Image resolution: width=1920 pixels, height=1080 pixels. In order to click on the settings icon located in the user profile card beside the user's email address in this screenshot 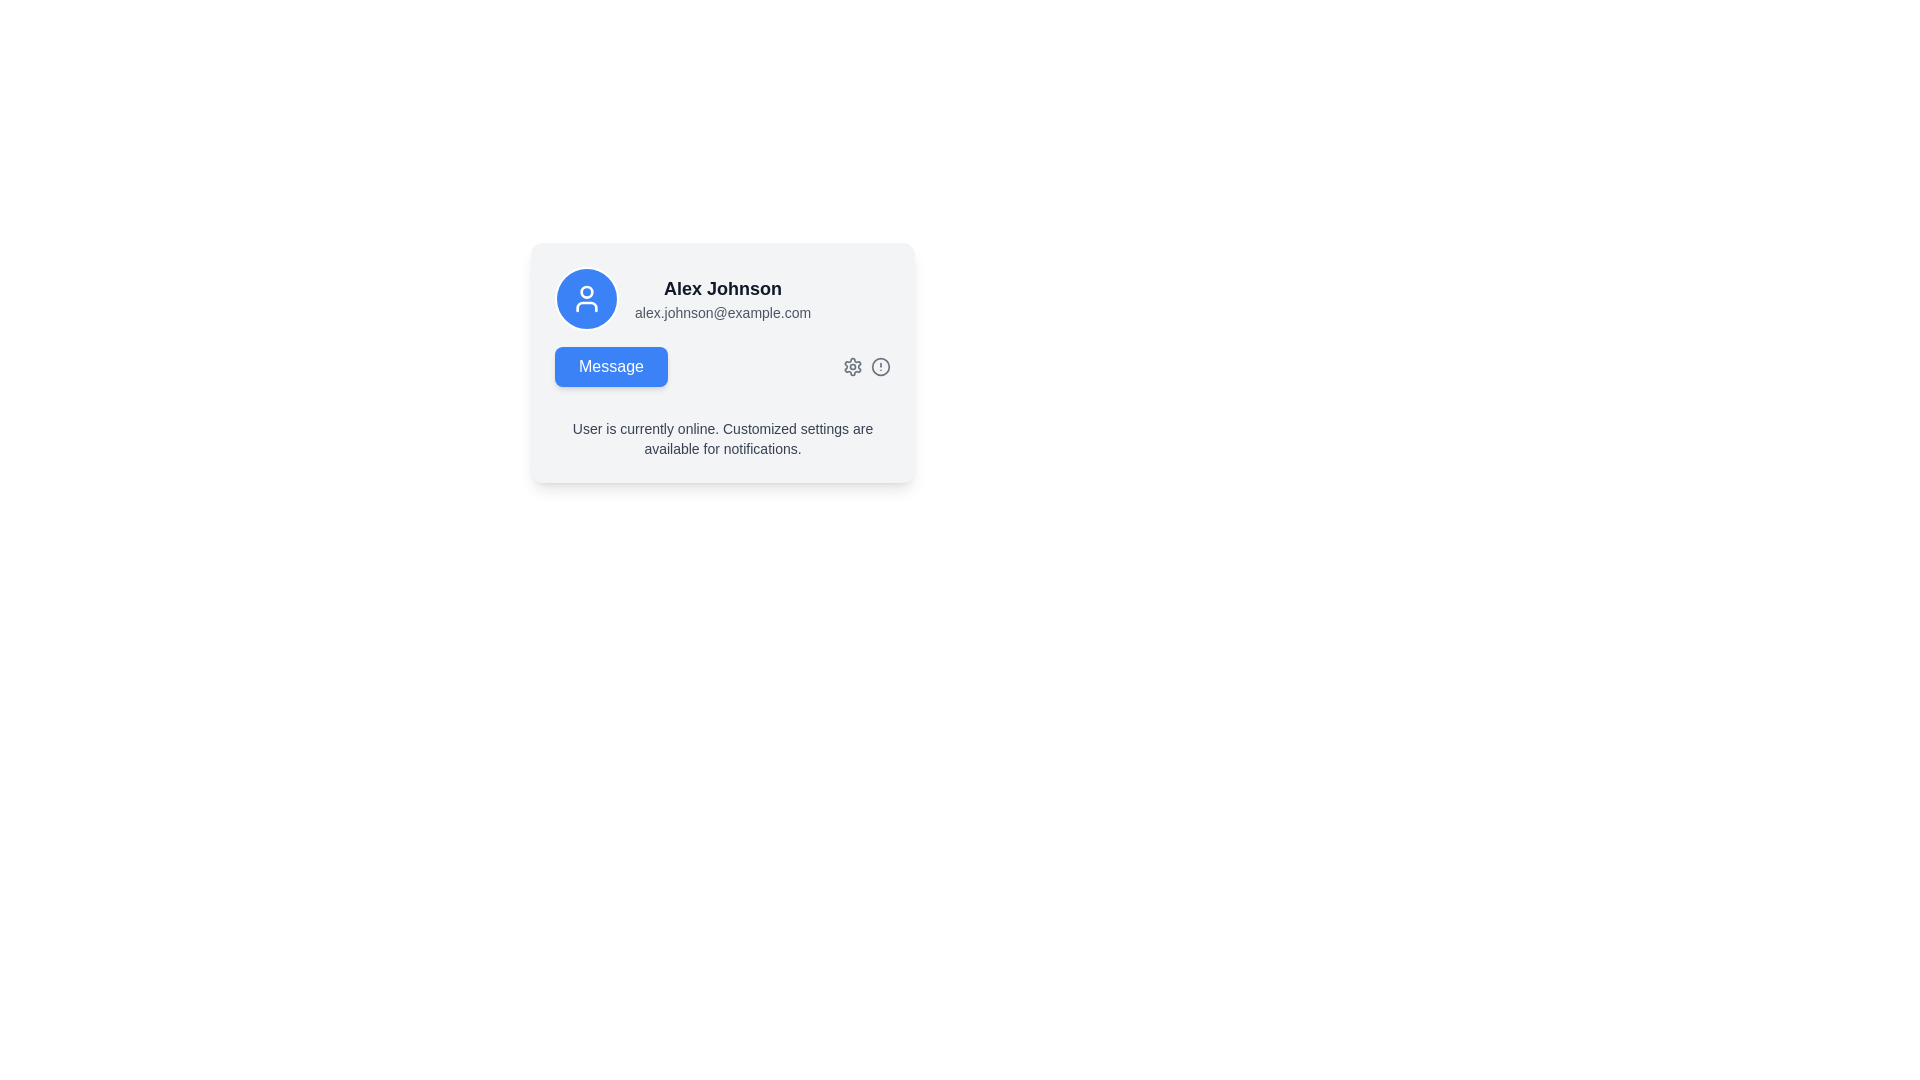, I will do `click(853, 366)`.